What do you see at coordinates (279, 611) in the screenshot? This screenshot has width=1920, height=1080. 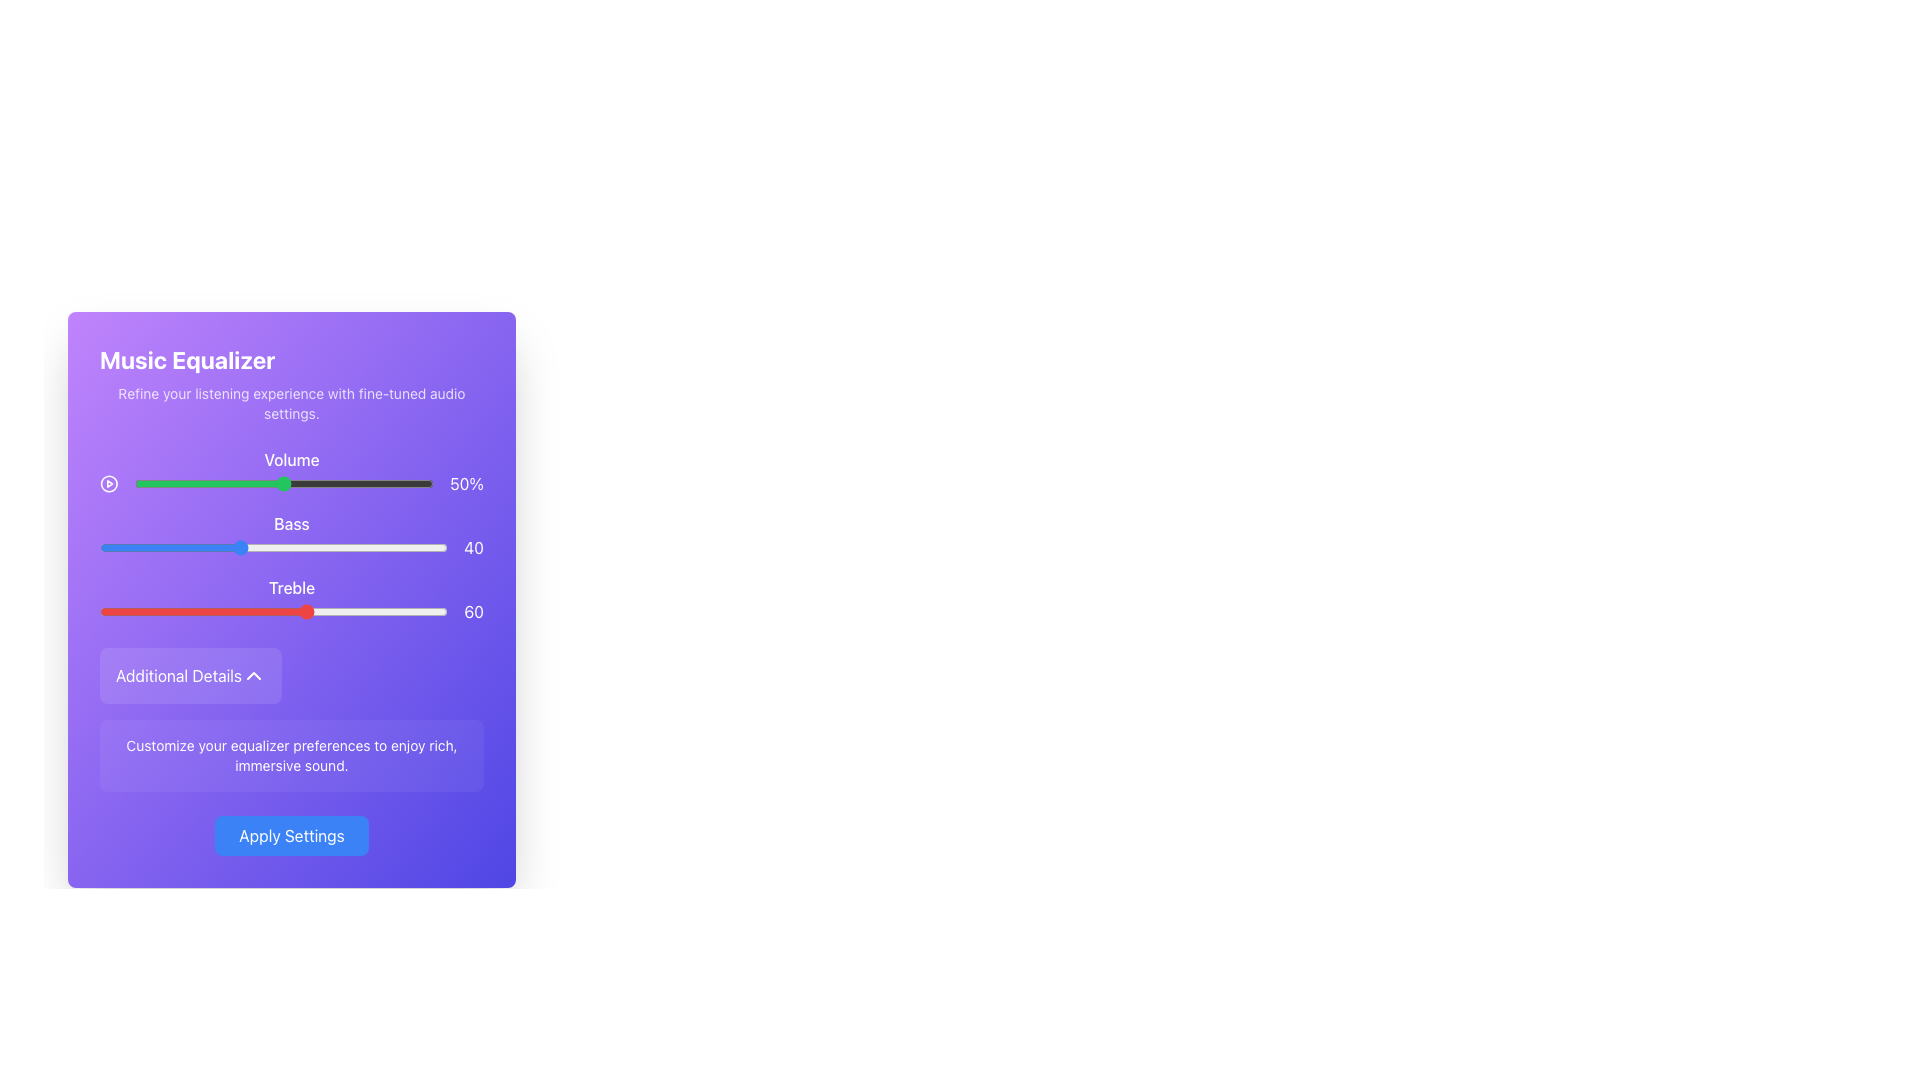 I see `the Treble` at bounding box center [279, 611].